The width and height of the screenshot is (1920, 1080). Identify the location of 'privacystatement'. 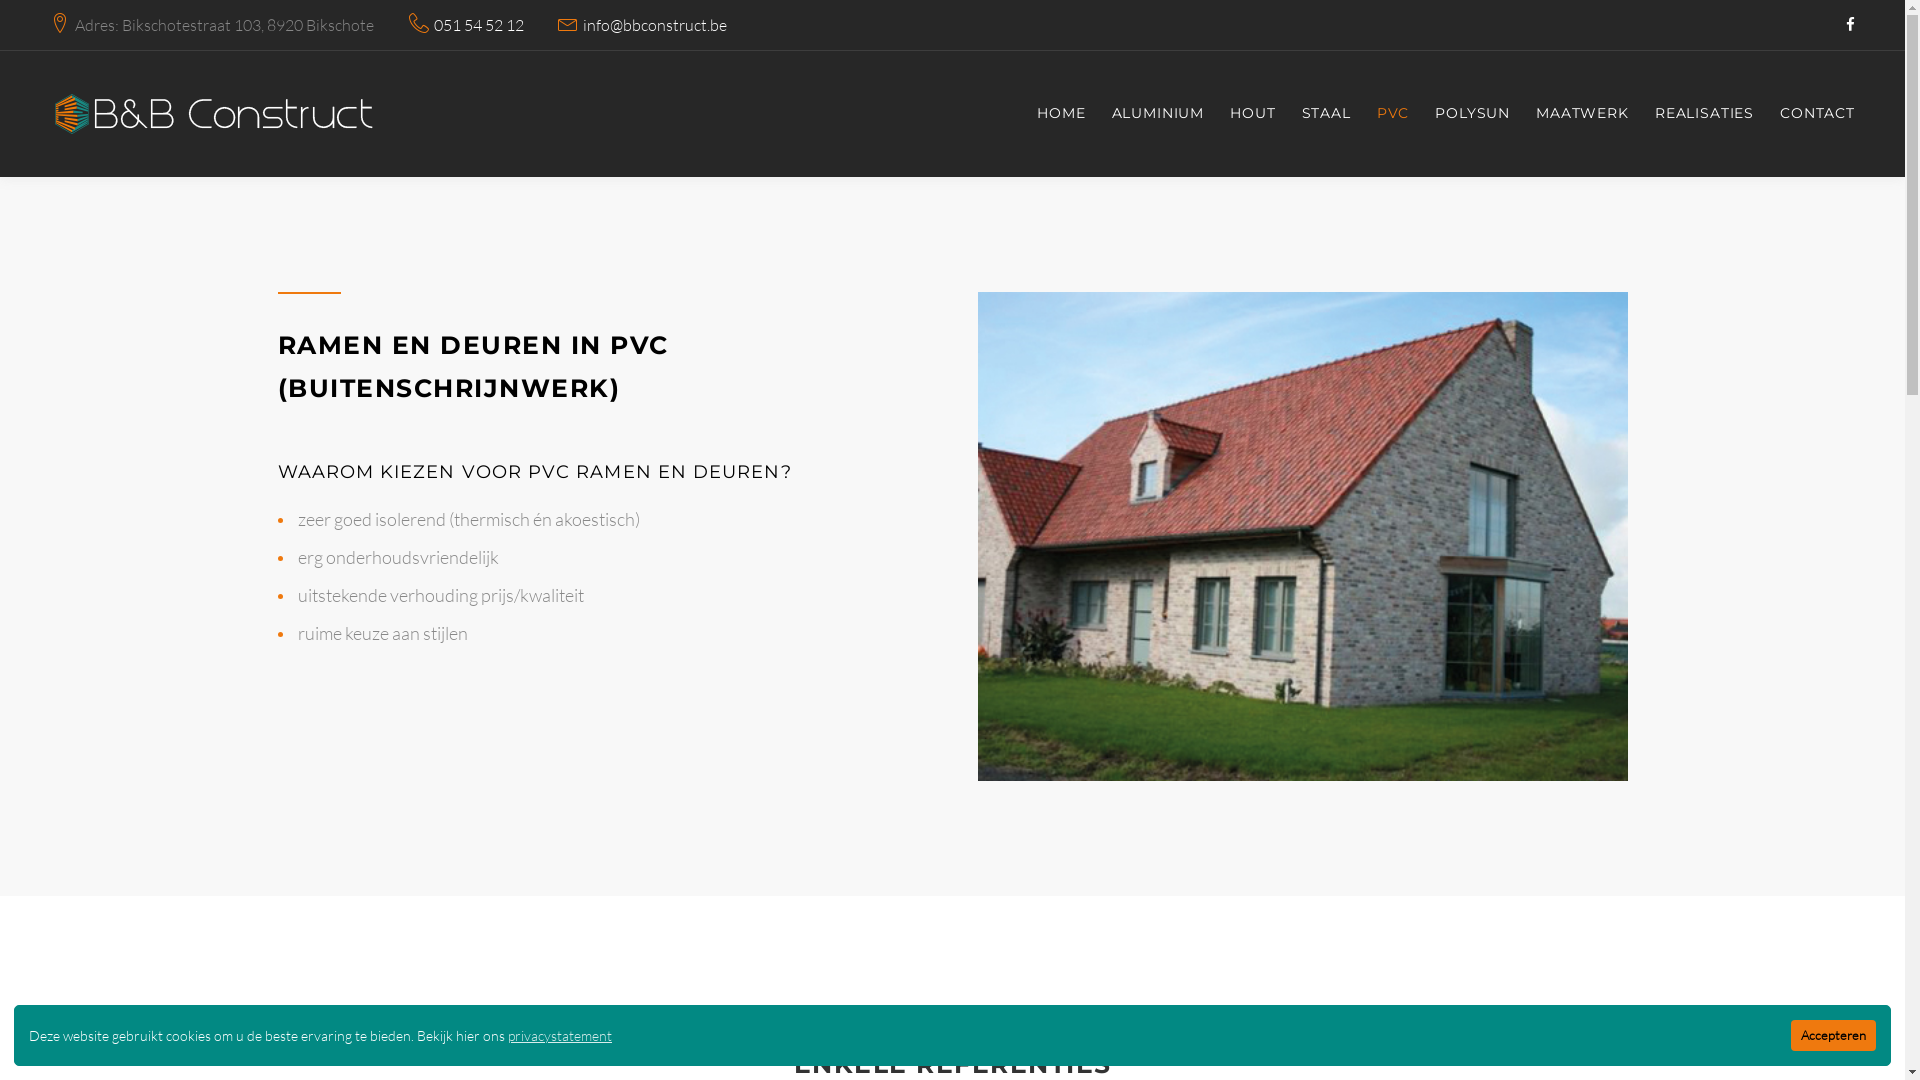
(508, 1035).